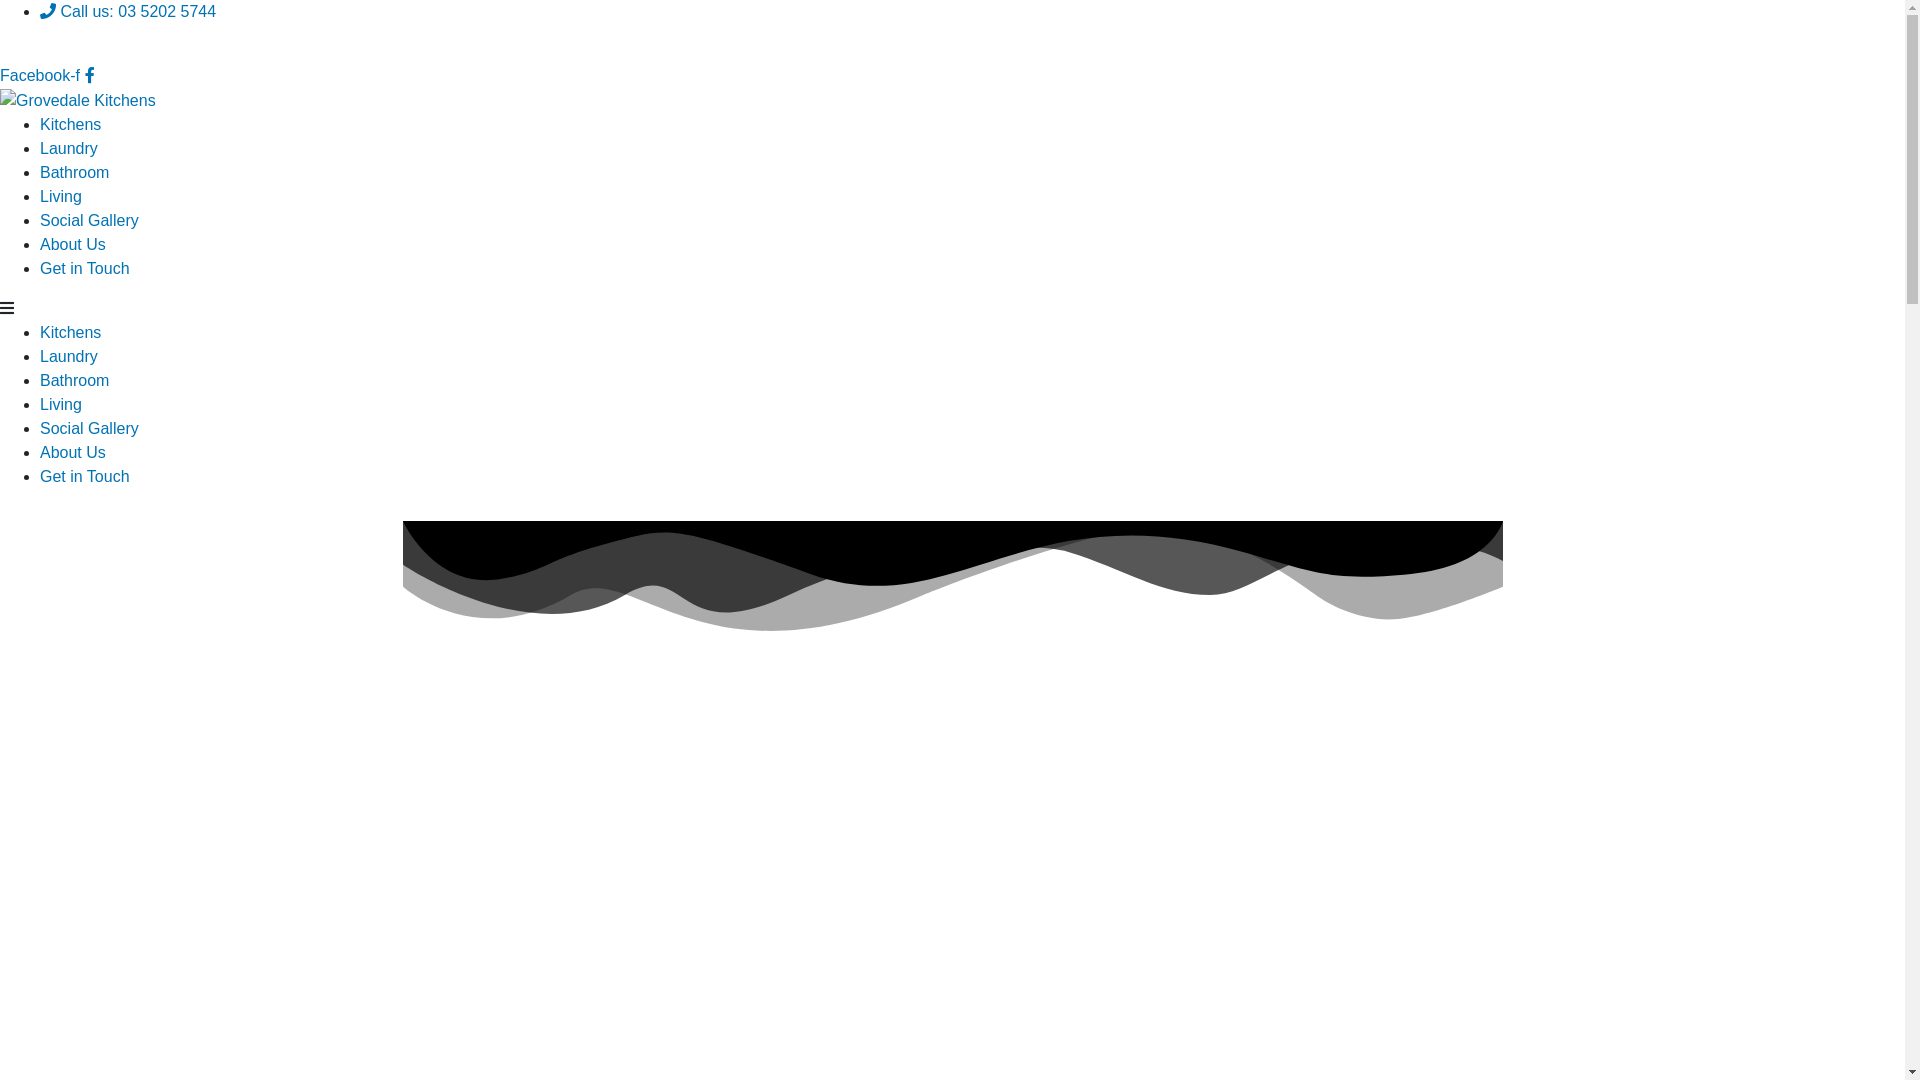 This screenshot has height=1080, width=1920. I want to click on 'Get in Touch', so click(84, 267).